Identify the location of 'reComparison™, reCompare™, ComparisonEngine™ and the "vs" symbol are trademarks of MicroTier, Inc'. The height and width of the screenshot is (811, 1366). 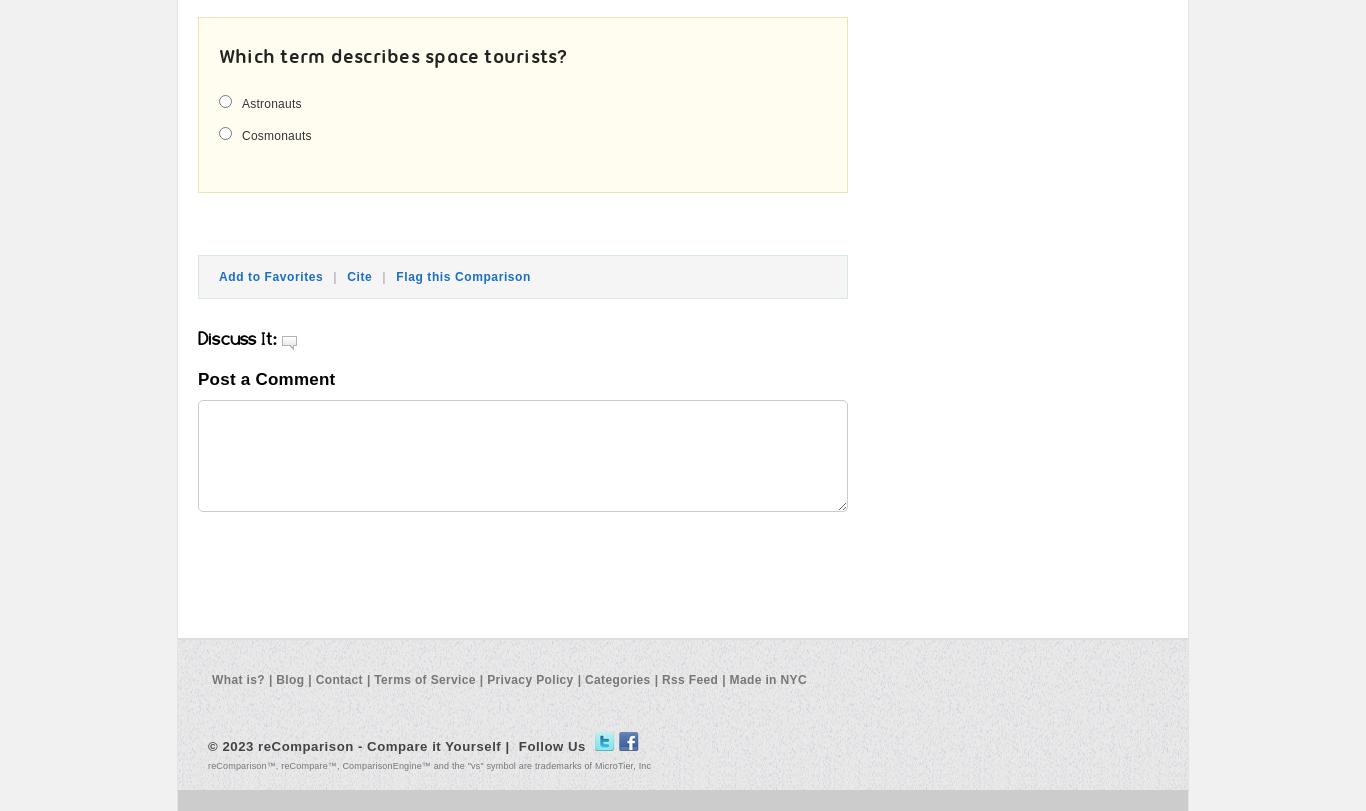
(207, 764).